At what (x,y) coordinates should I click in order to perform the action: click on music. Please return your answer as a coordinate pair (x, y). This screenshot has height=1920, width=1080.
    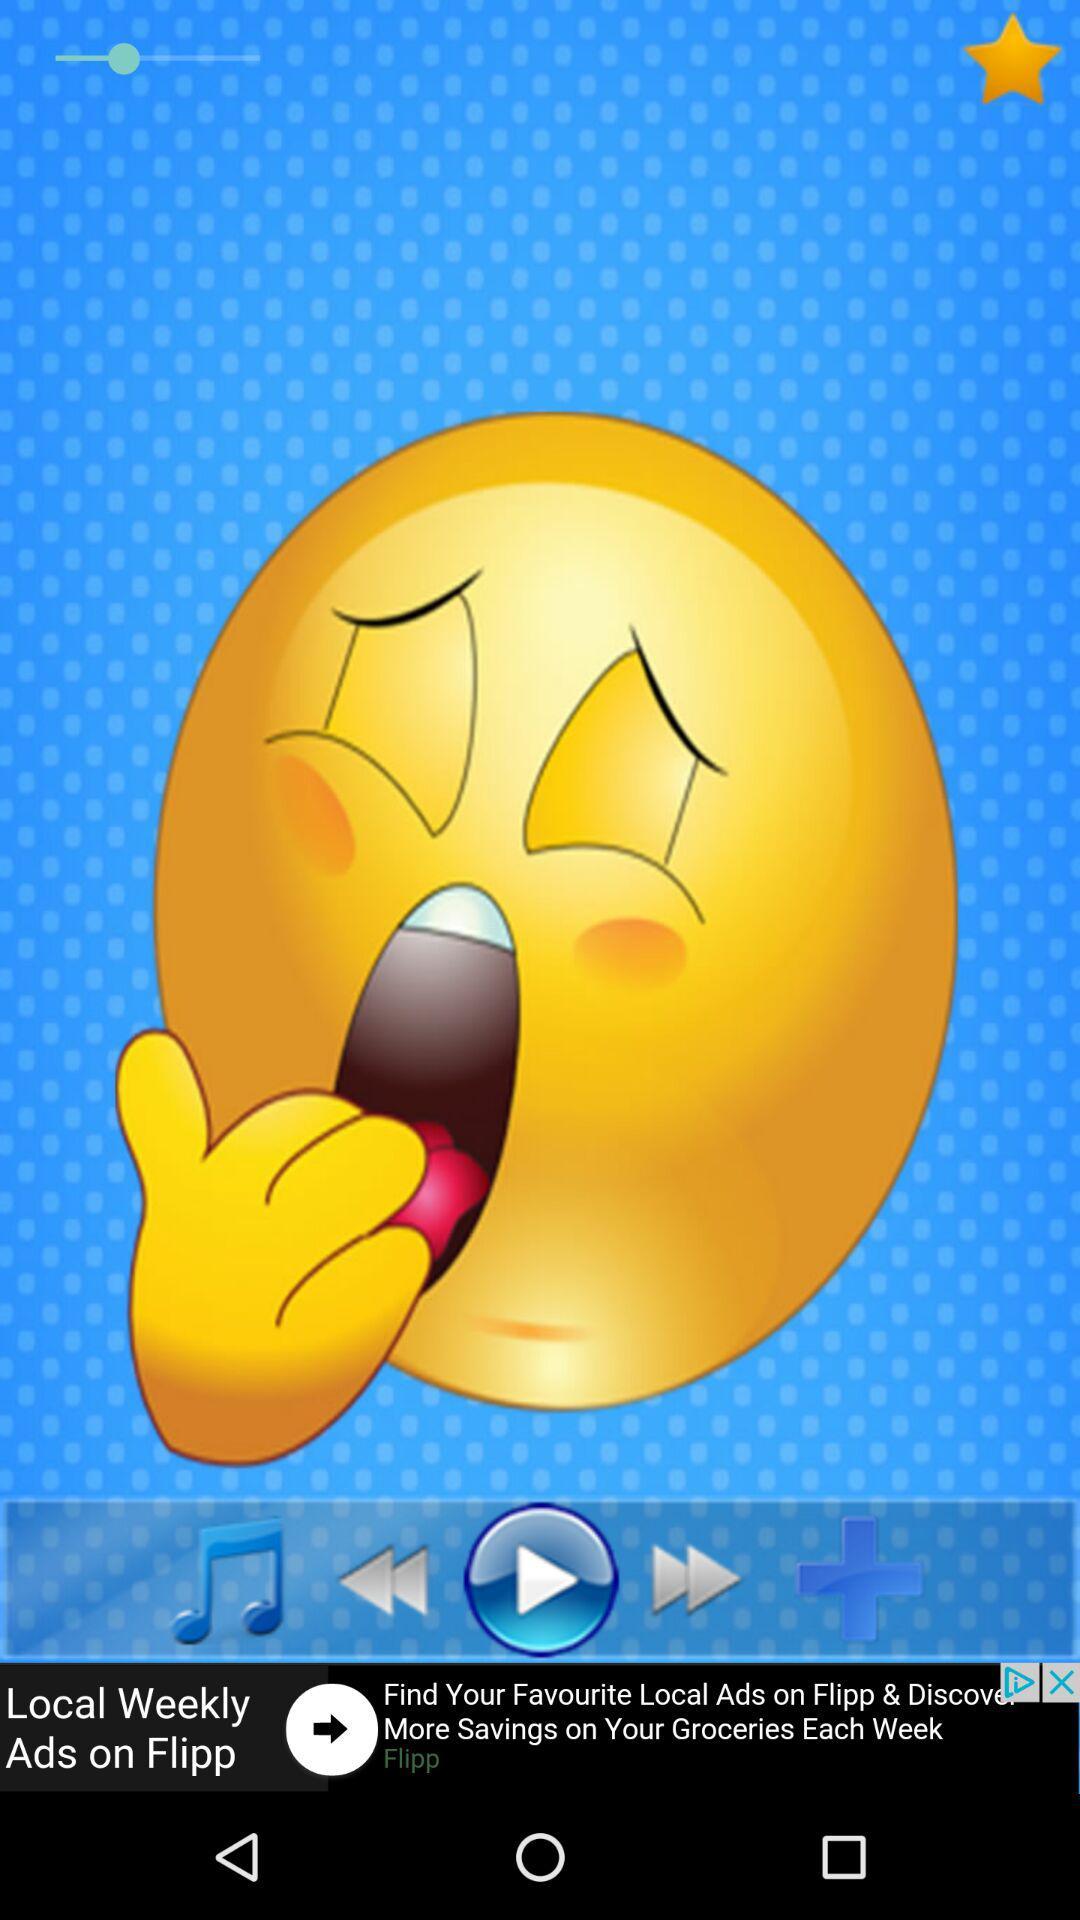
    Looking at the image, I should click on (204, 1577).